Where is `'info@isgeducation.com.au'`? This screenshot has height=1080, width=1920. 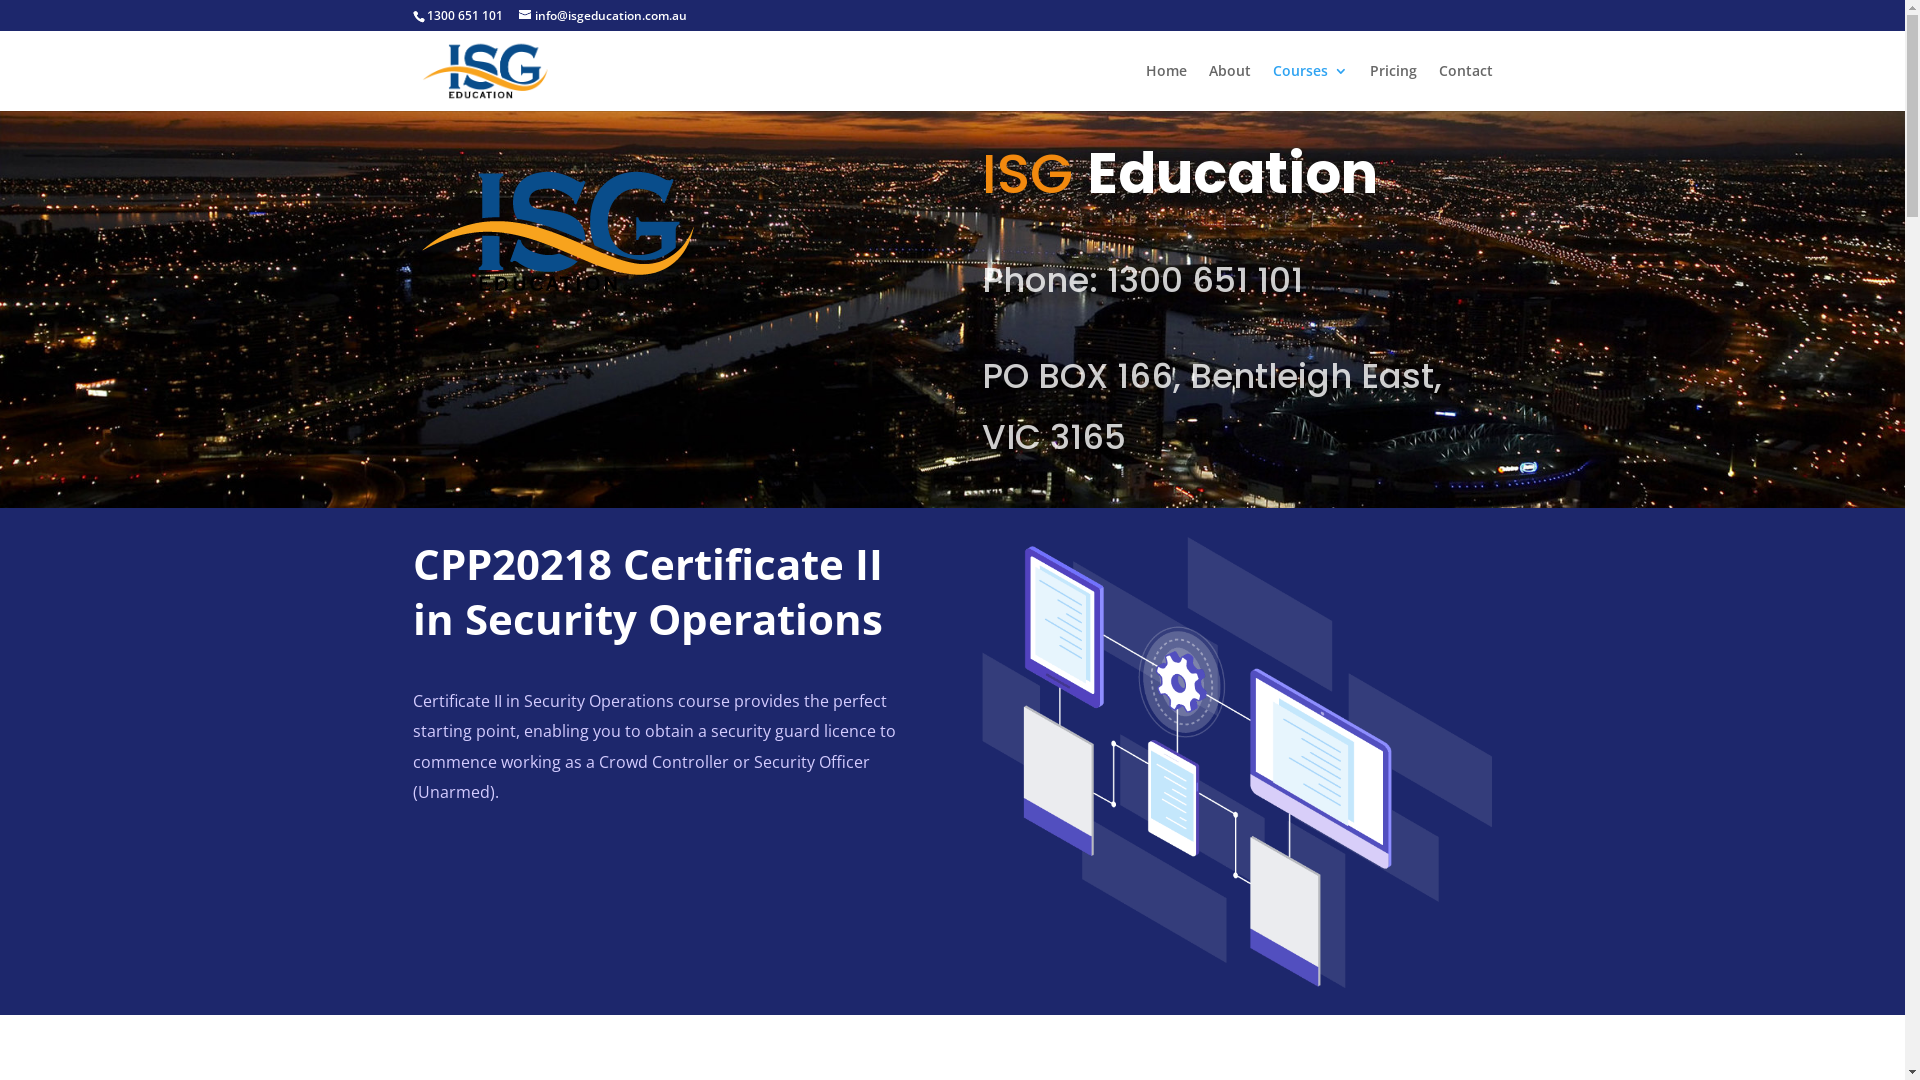 'info@isgeducation.com.au' is located at coordinates (600, 15).